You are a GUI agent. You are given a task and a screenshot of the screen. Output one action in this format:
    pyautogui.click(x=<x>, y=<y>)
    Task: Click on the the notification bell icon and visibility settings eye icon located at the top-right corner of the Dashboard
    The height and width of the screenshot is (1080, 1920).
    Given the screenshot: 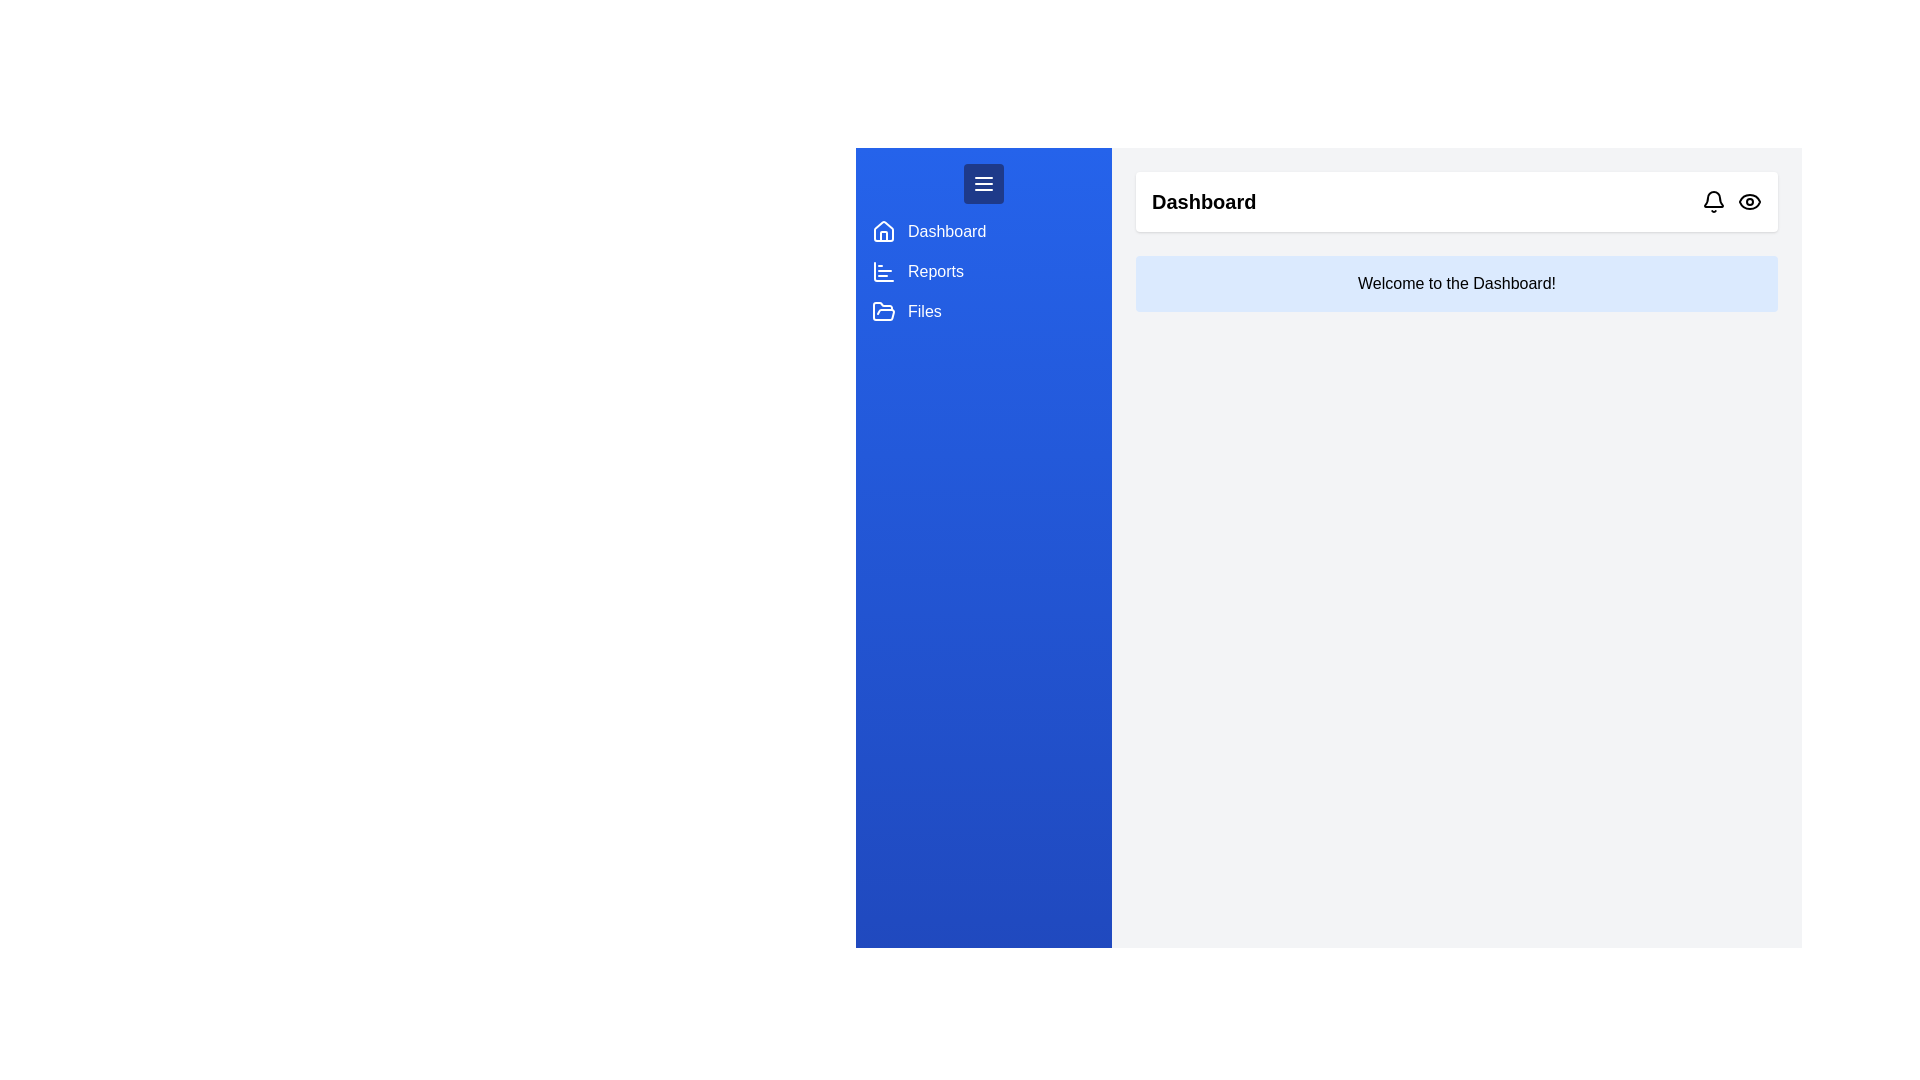 What is the action you would take?
    pyautogui.click(x=1731, y=201)
    